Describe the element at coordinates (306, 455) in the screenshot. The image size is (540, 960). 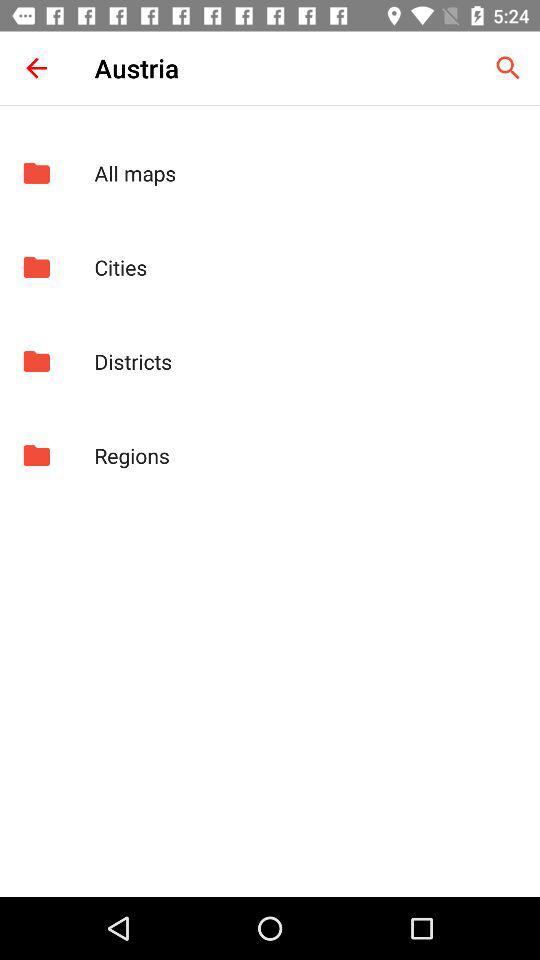
I see `regions` at that location.